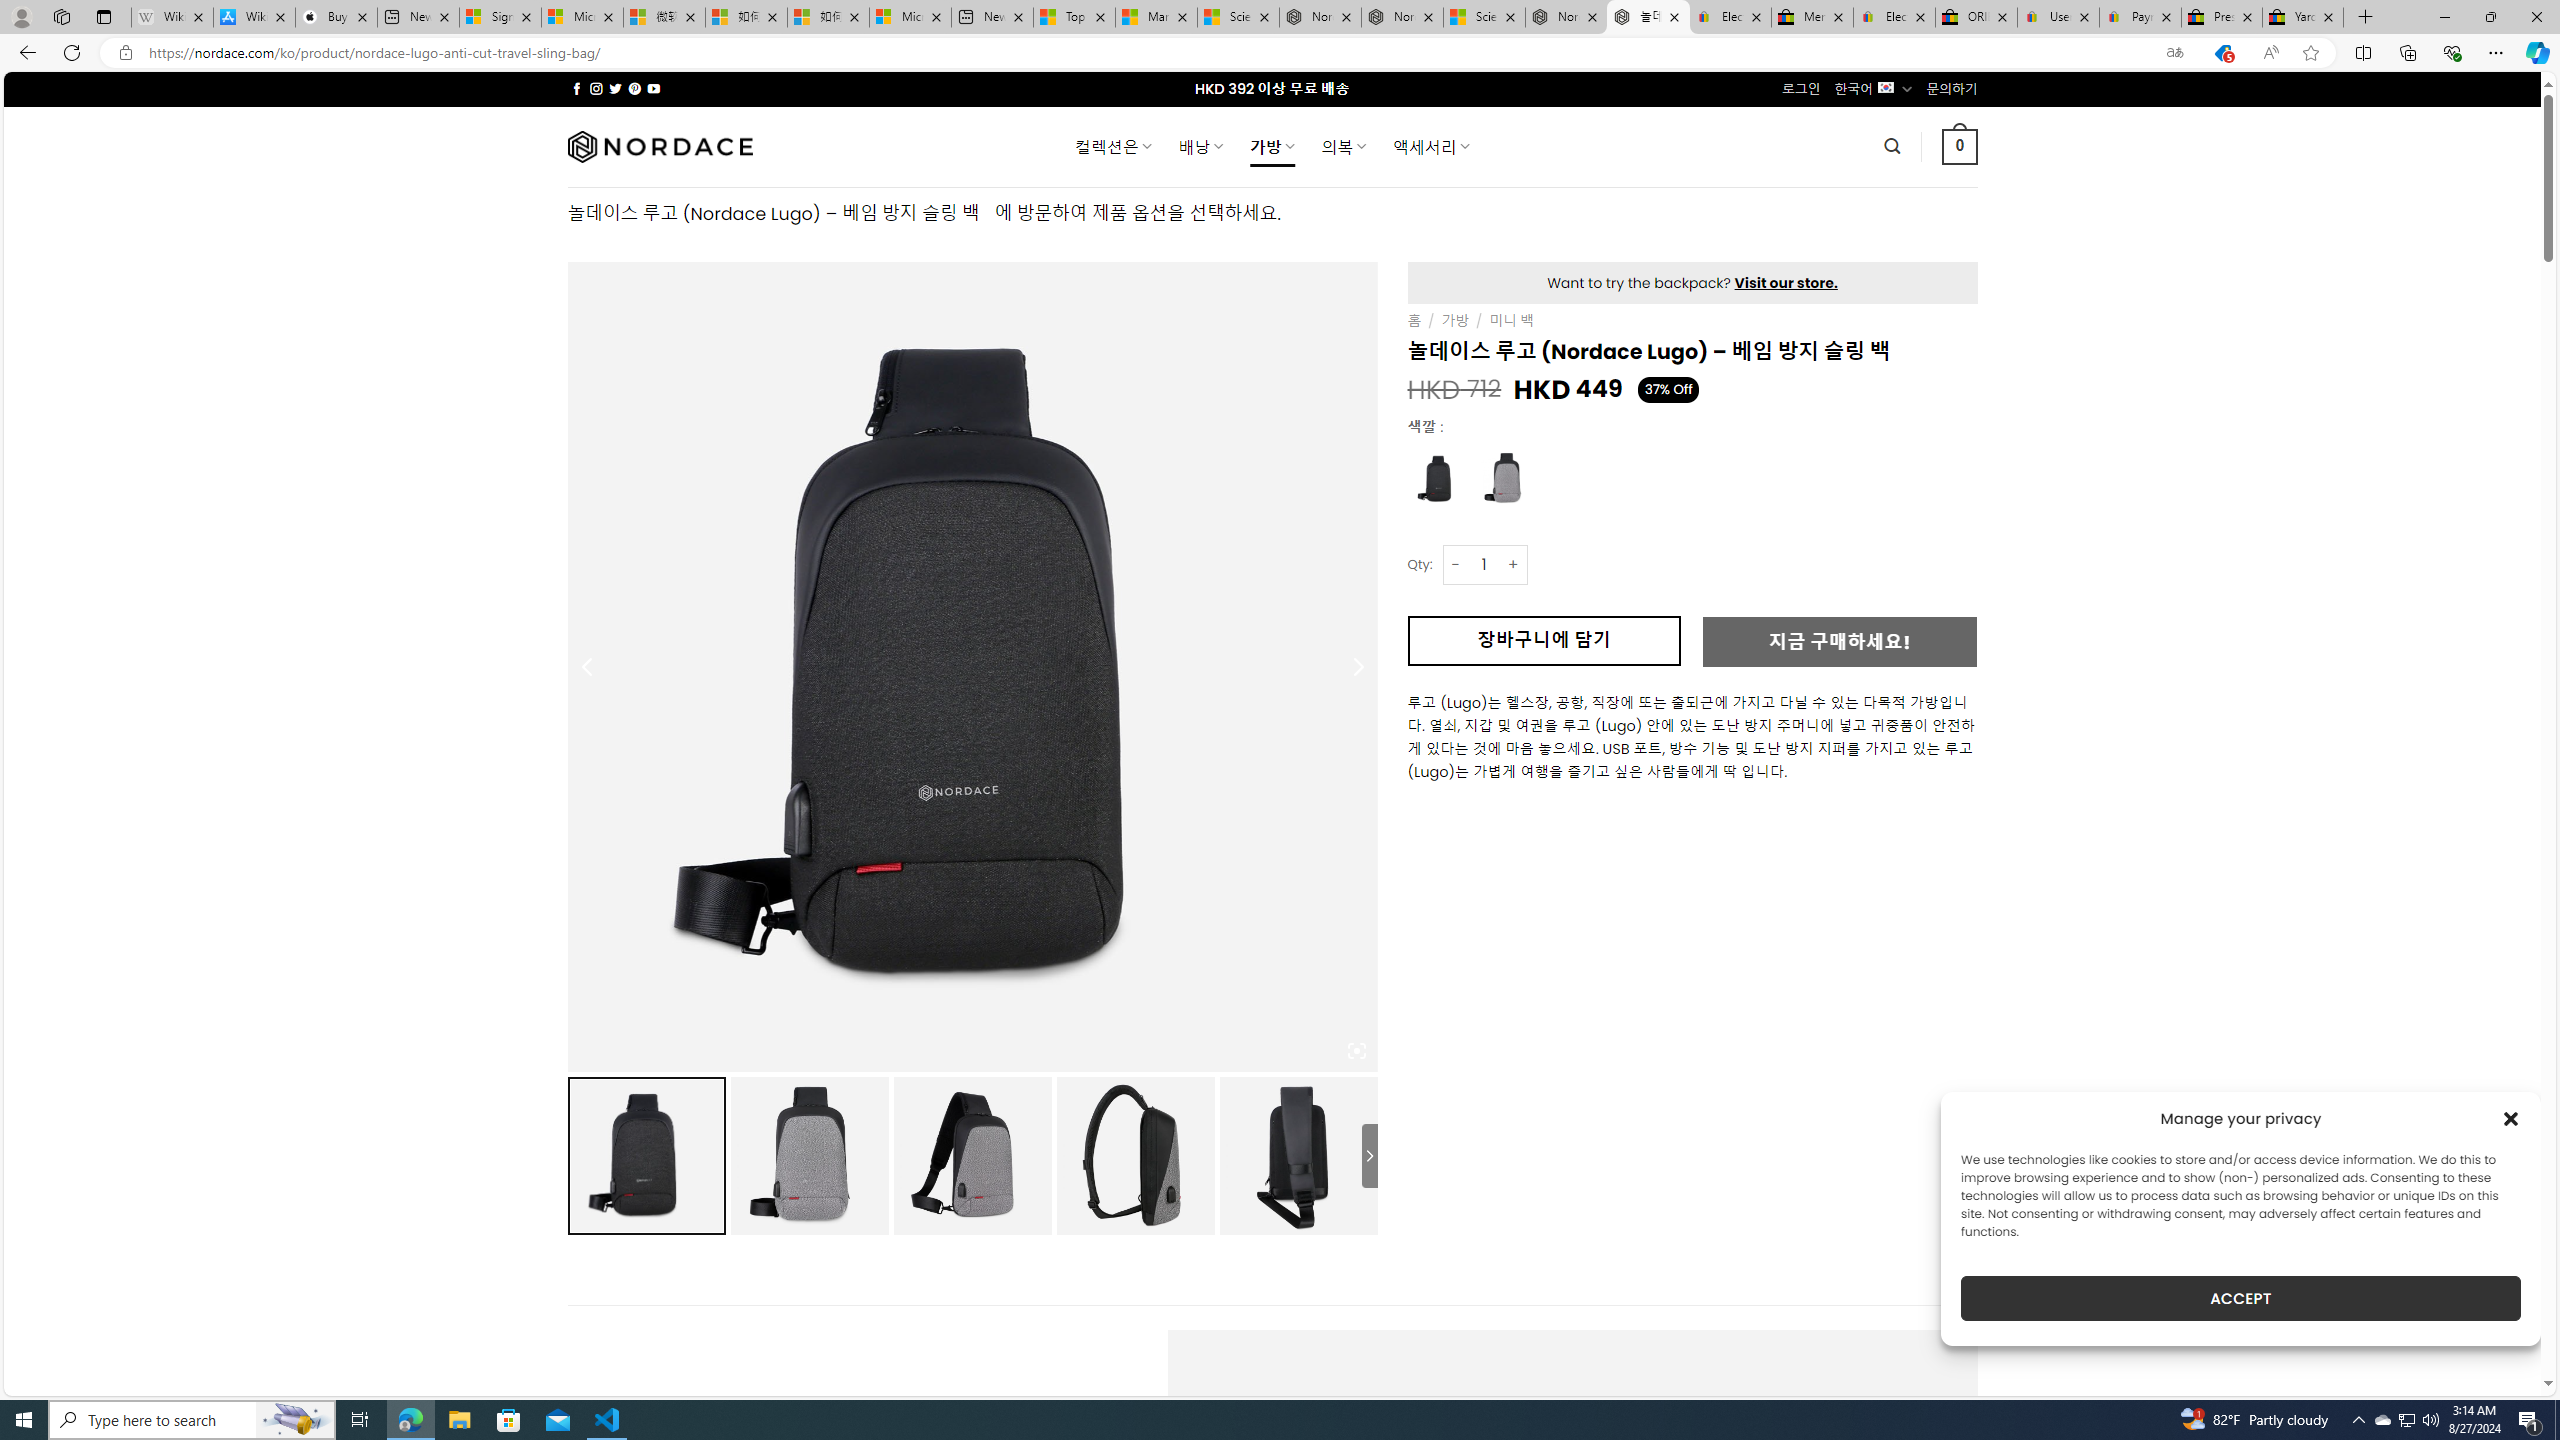 Image resolution: width=2560 pixels, height=1440 pixels. What do you see at coordinates (1513, 563) in the screenshot?
I see `'+'` at bounding box center [1513, 563].